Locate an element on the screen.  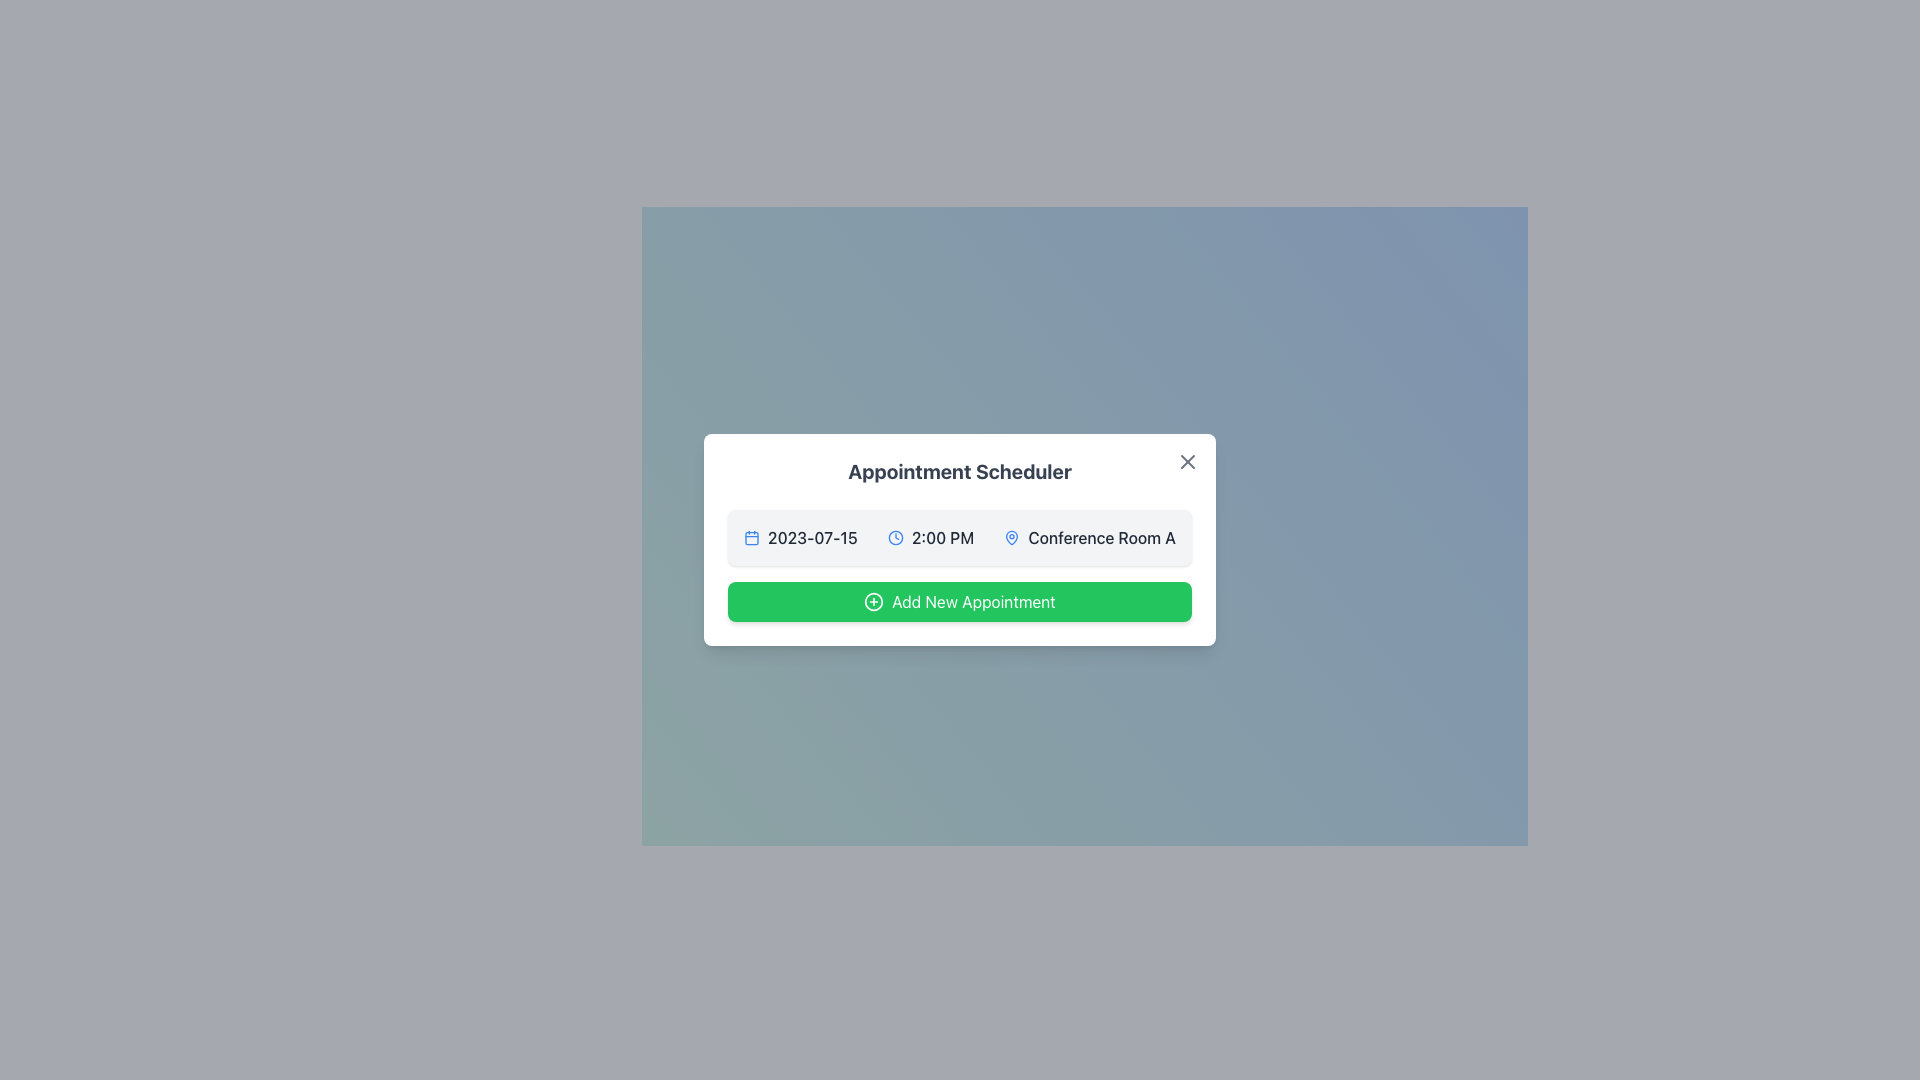
the clock icon indicating the scheduled time for the appointment, which is located immediately before the '2:00 PM' text is located at coordinates (894, 536).